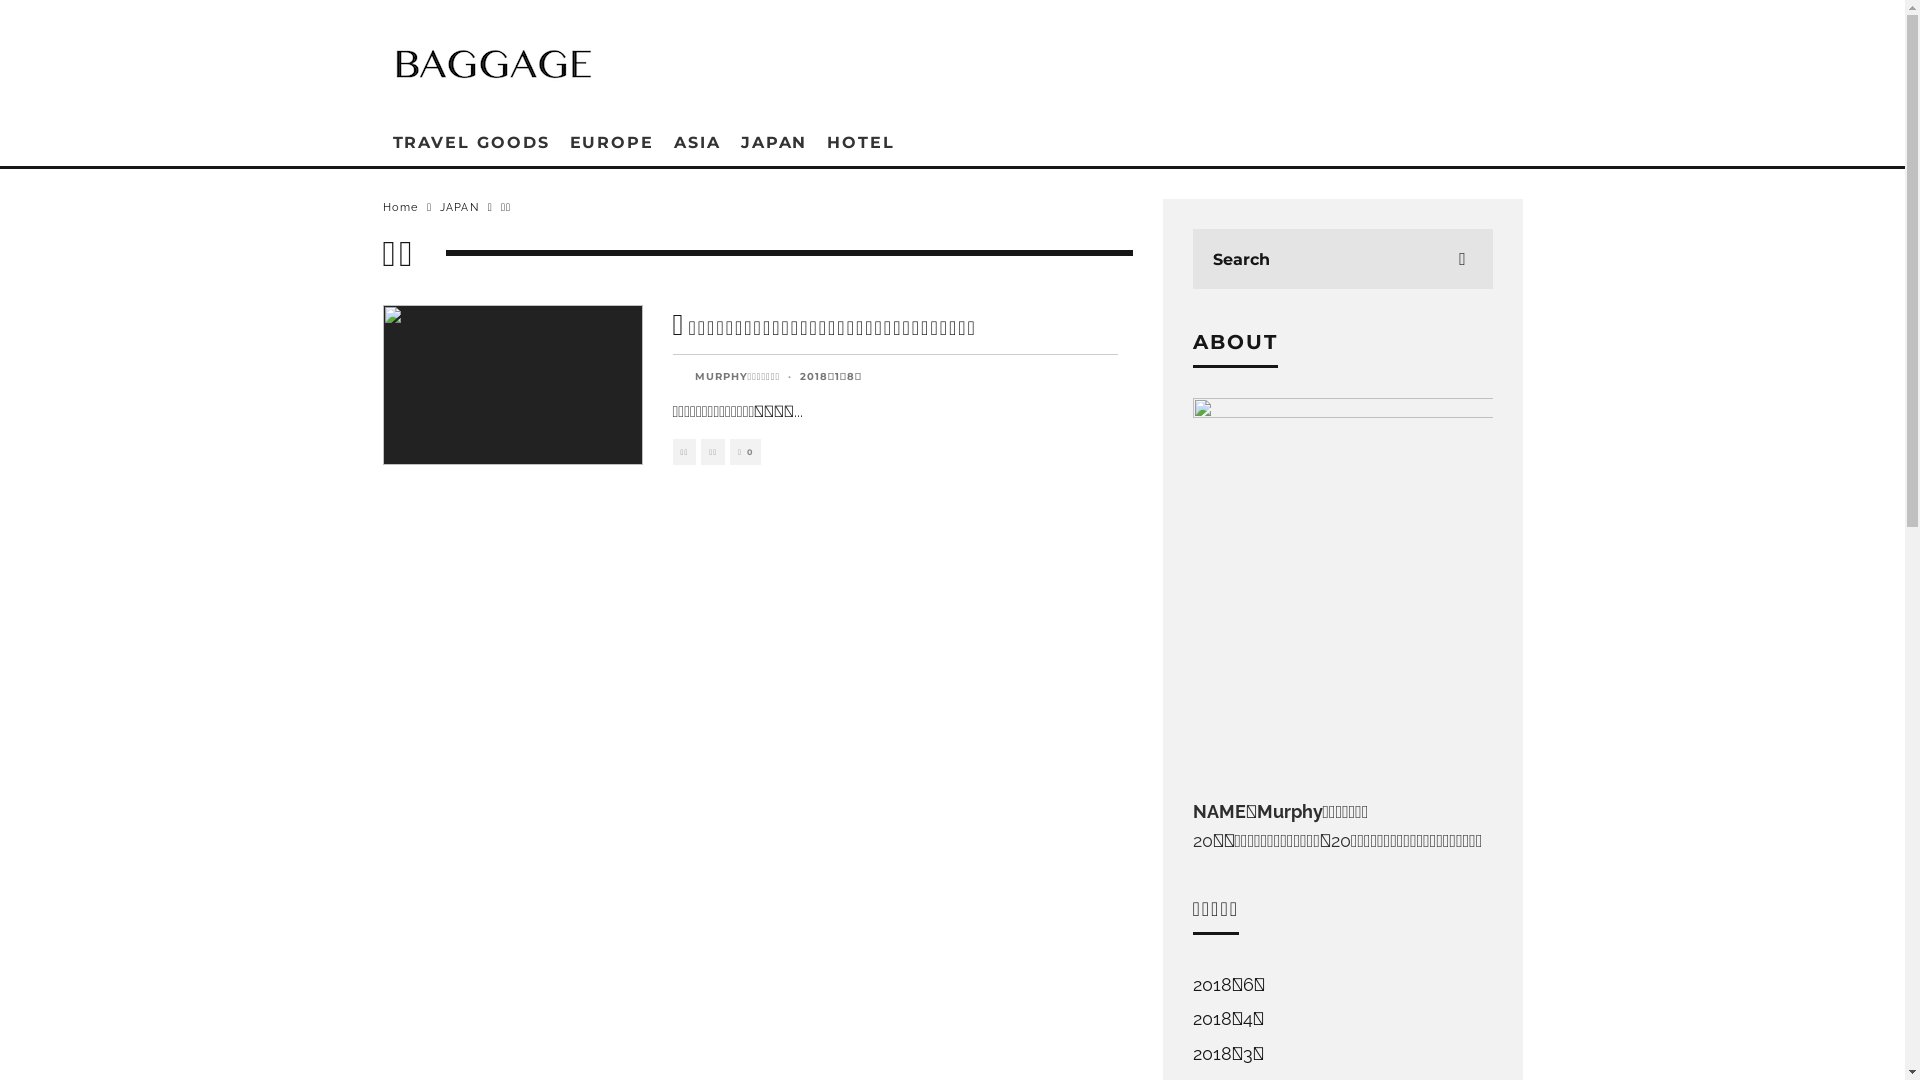 The image size is (1920, 1080). What do you see at coordinates (816, 141) in the screenshot?
I see `'HOTEL'` at bounding box center [816, 141].